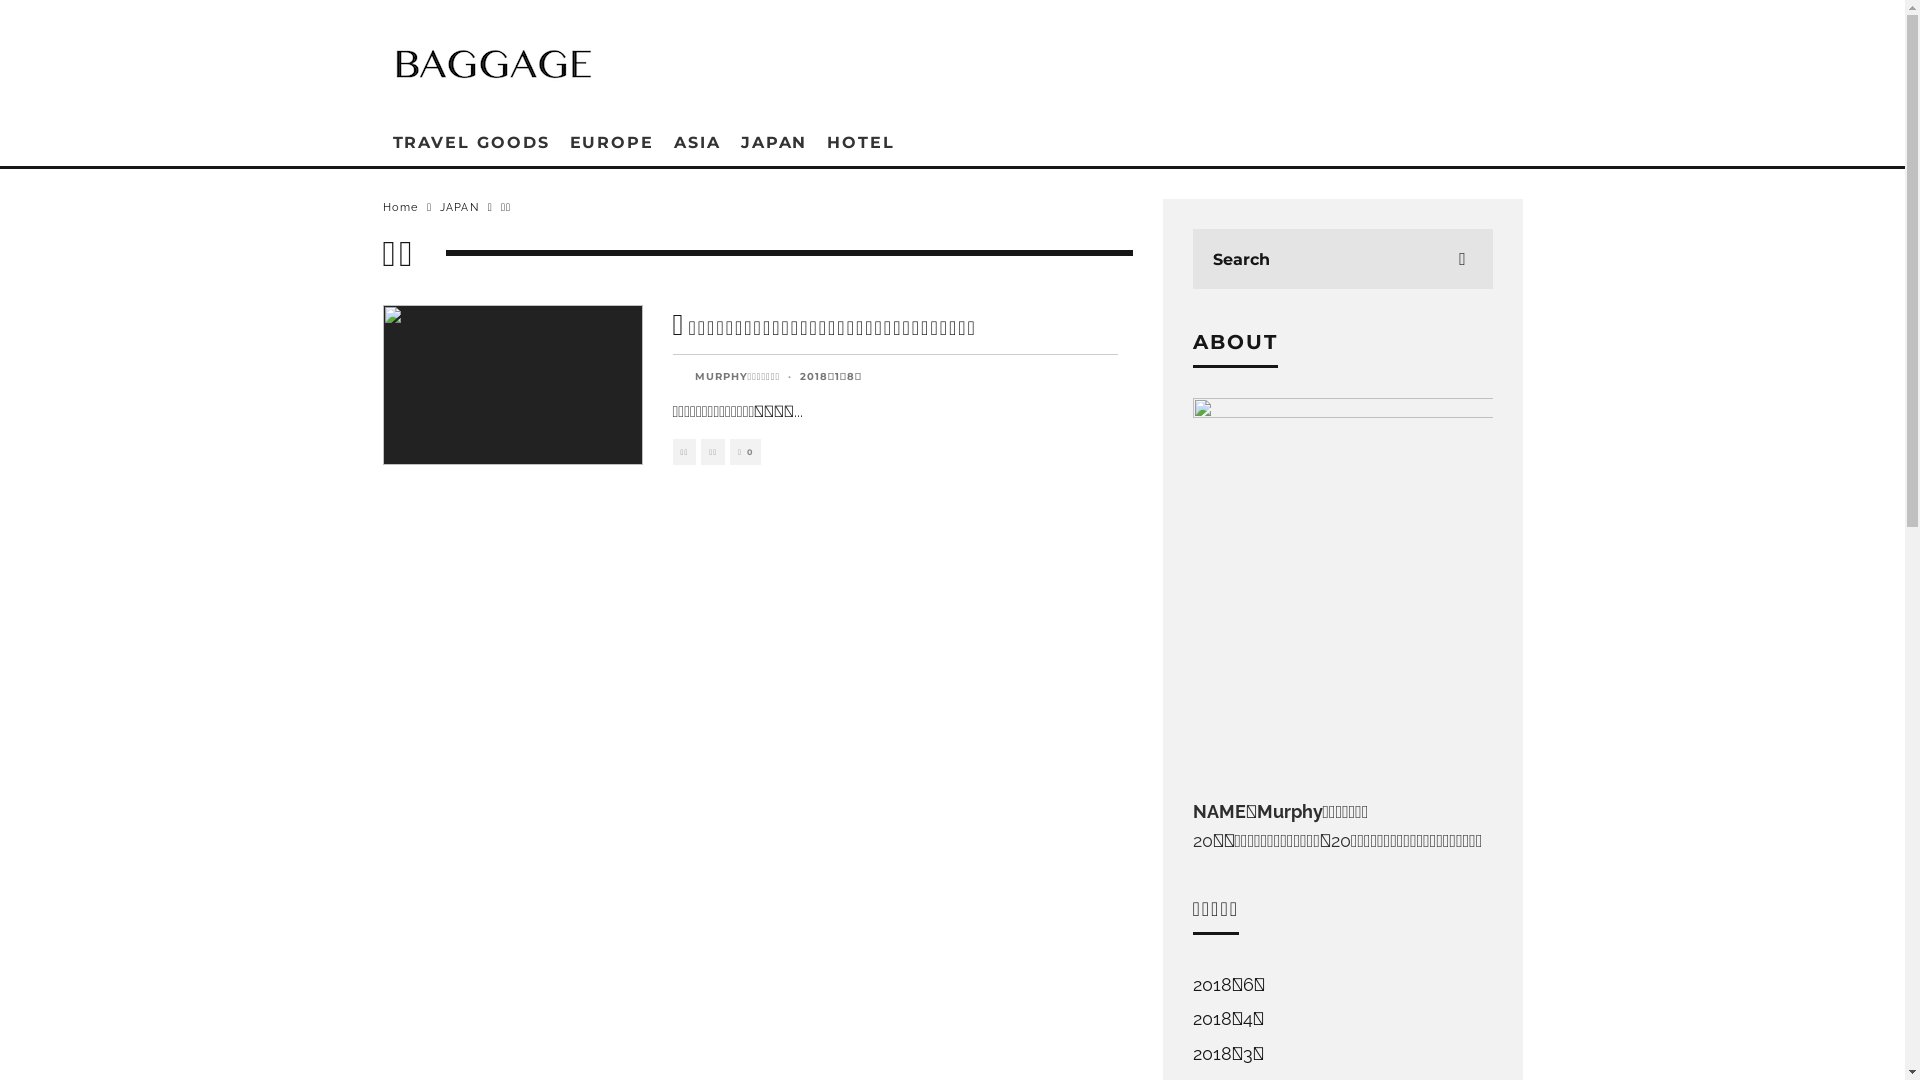 The image size is (1920, 1080). What do you see at coordinates (816, 141) in the screenshot?
I see `'HOTEL'` at bounding box center [816, 141].